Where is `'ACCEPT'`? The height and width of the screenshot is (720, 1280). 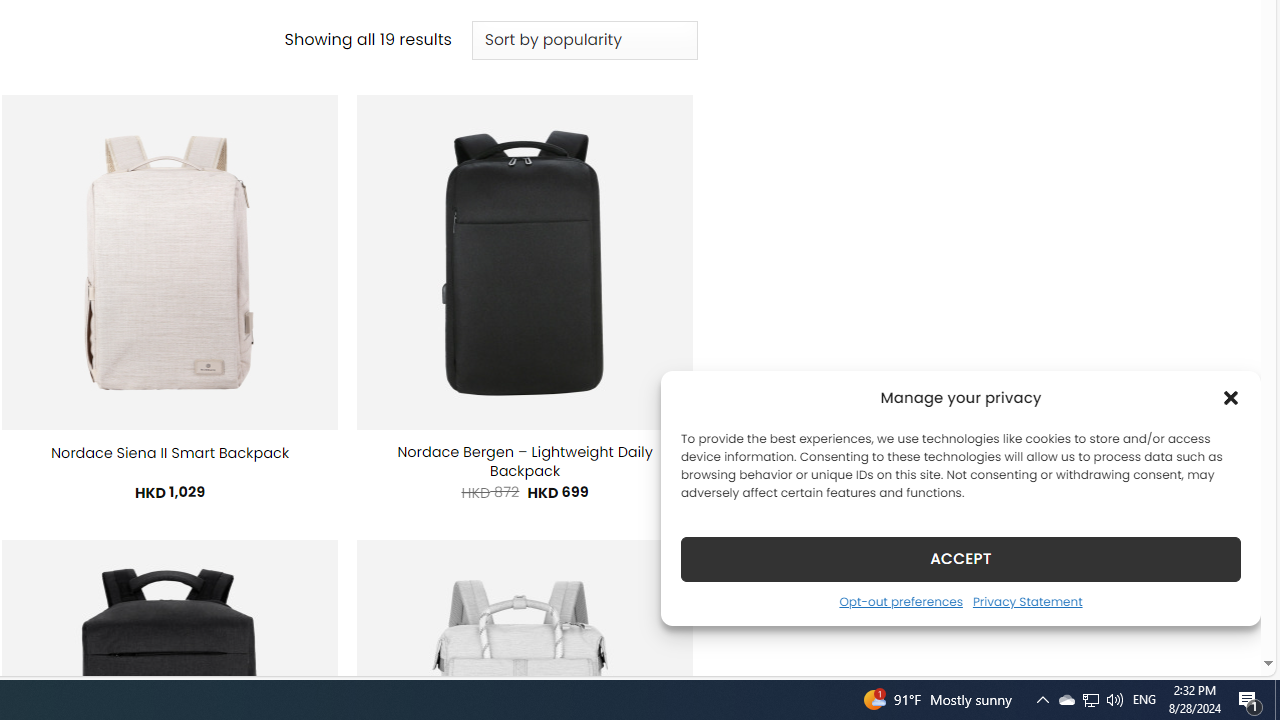
'ACCEPT' is located at coordinates (961, 558).